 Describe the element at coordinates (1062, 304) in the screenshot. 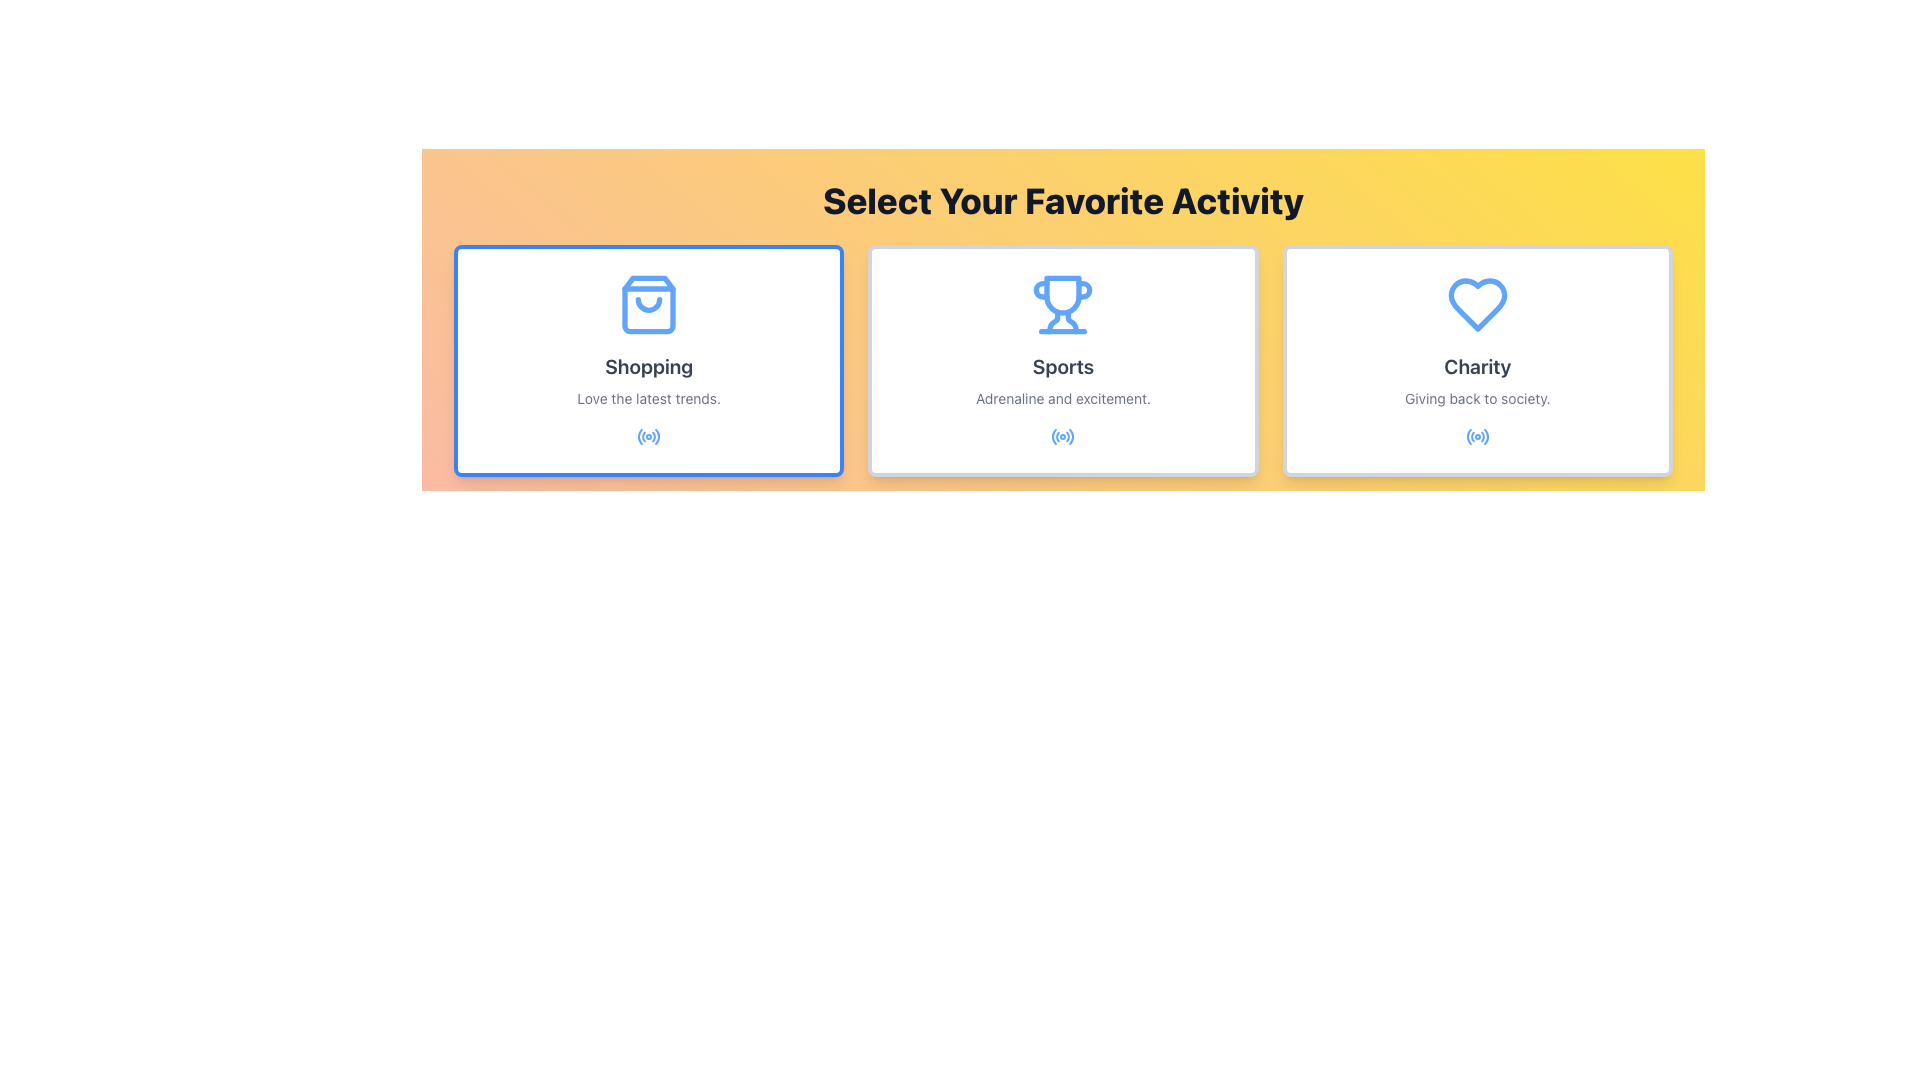

I see `the blue trophy icon located at the top section of the 'Sports' card, which is horizontally centered within the card` at that location.